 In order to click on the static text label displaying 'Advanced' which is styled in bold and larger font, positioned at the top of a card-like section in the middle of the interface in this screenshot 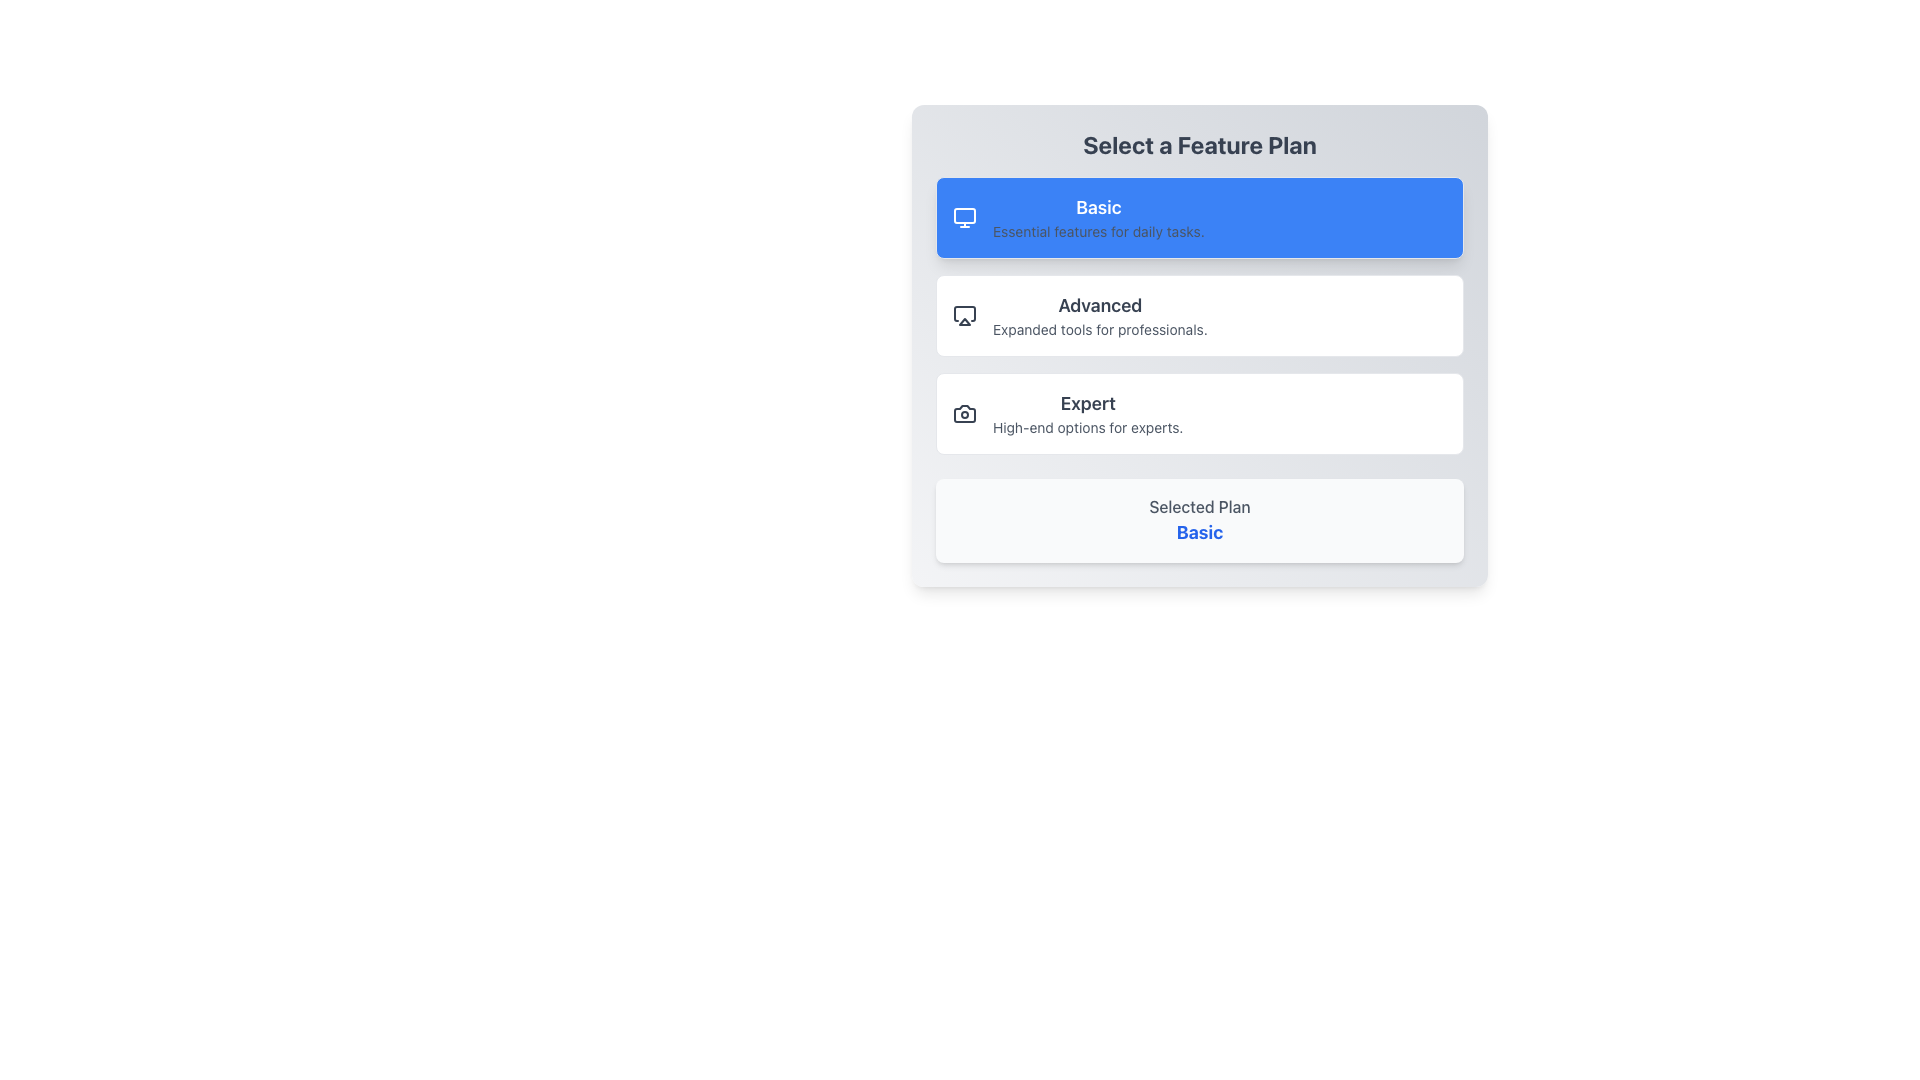, I will do `click(1099, 305)`.